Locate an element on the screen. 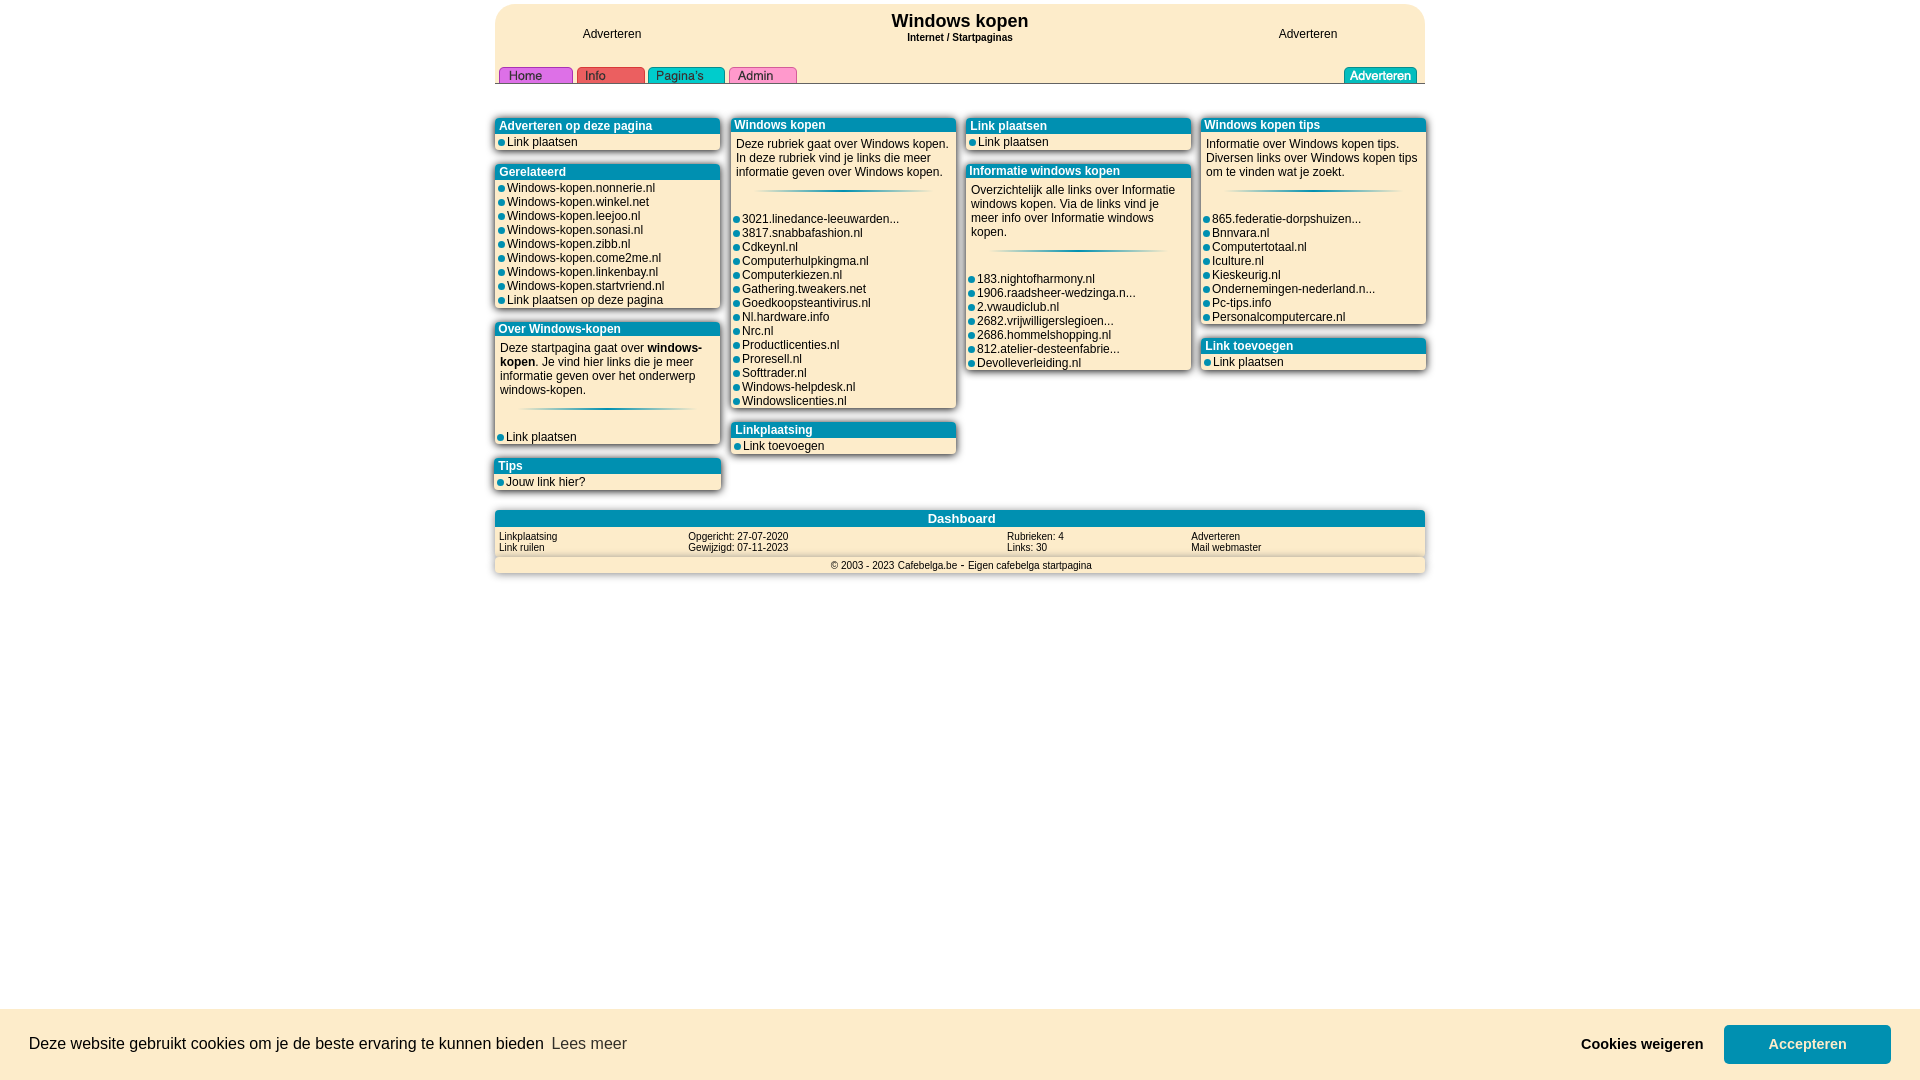  'Bnnvara.nl' is located at coordinates (1239, 231).